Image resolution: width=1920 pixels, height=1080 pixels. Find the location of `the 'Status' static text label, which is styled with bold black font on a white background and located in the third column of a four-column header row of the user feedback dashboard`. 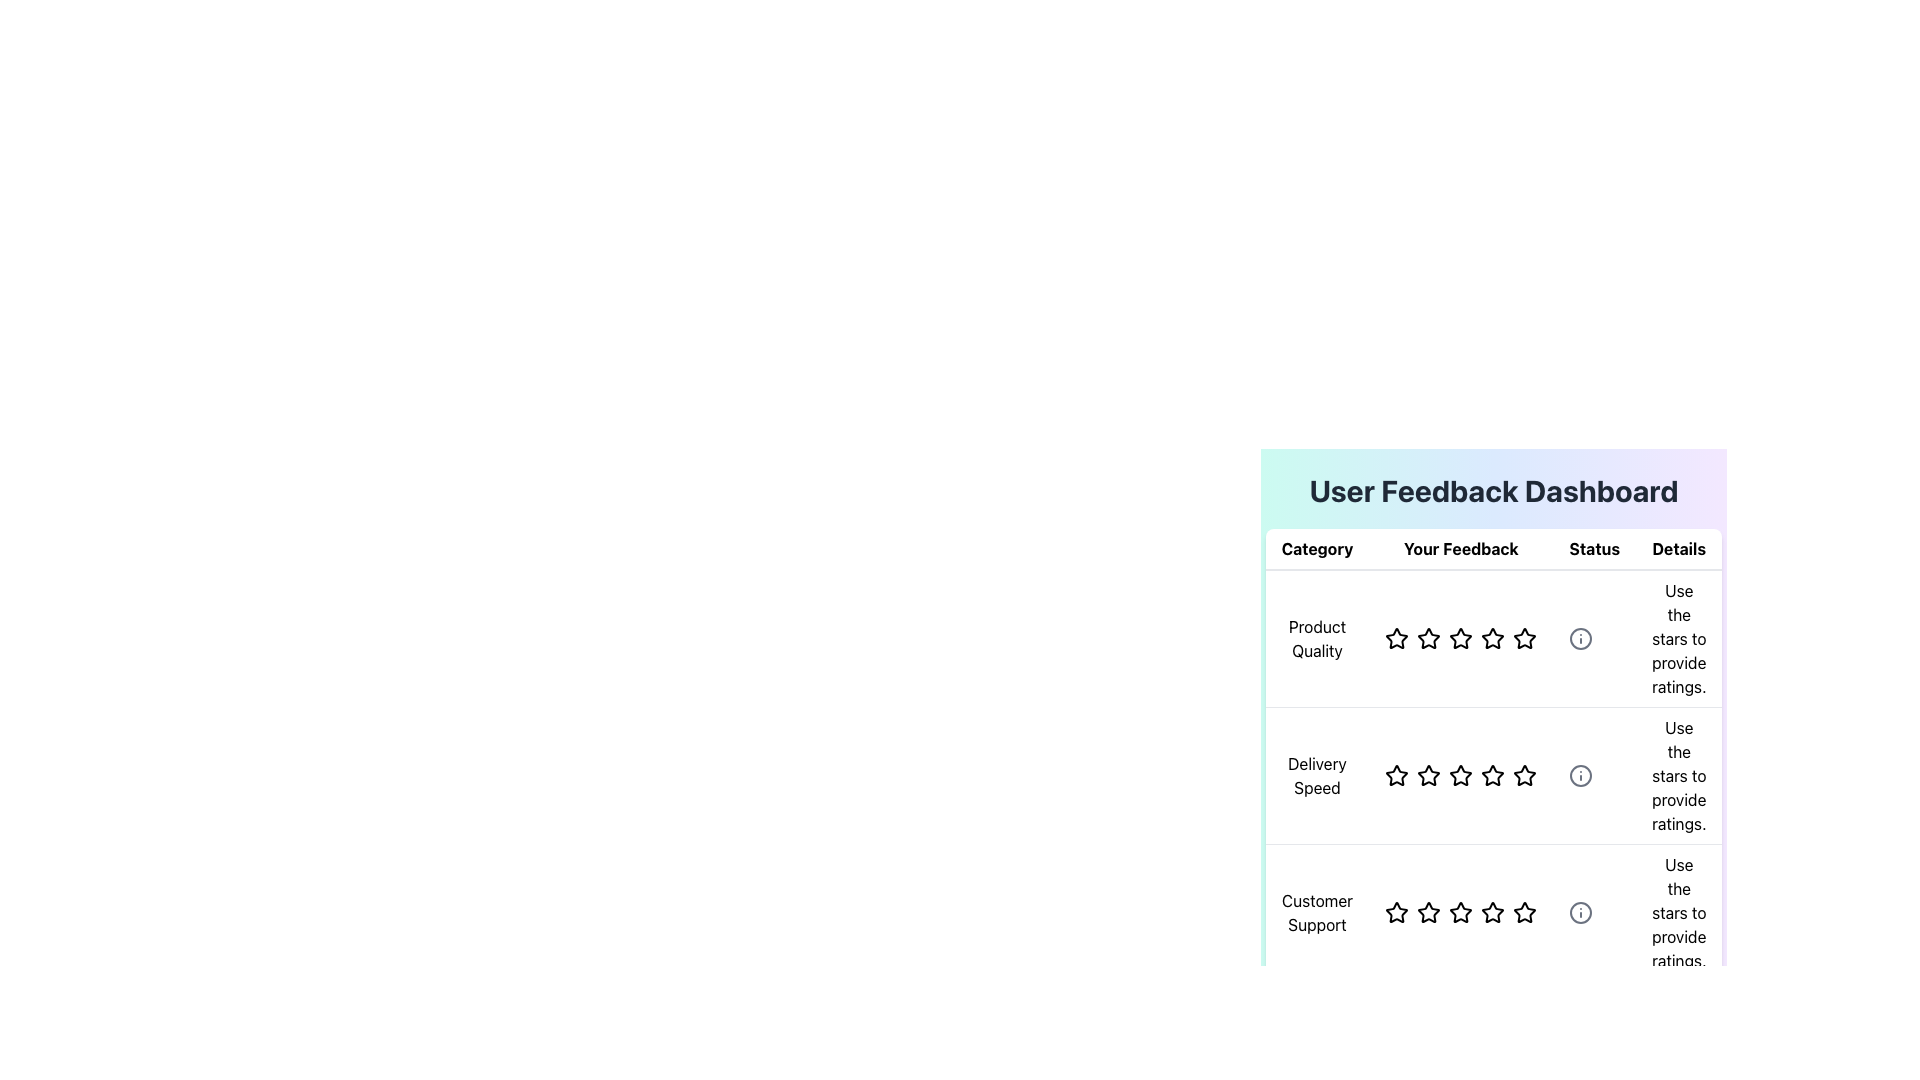

the 'Status' static text label, which is styled with bold black font on a white background and located in the third column of a four-column header row of the user feedback dashboard is located at coordinates (1593, 549).